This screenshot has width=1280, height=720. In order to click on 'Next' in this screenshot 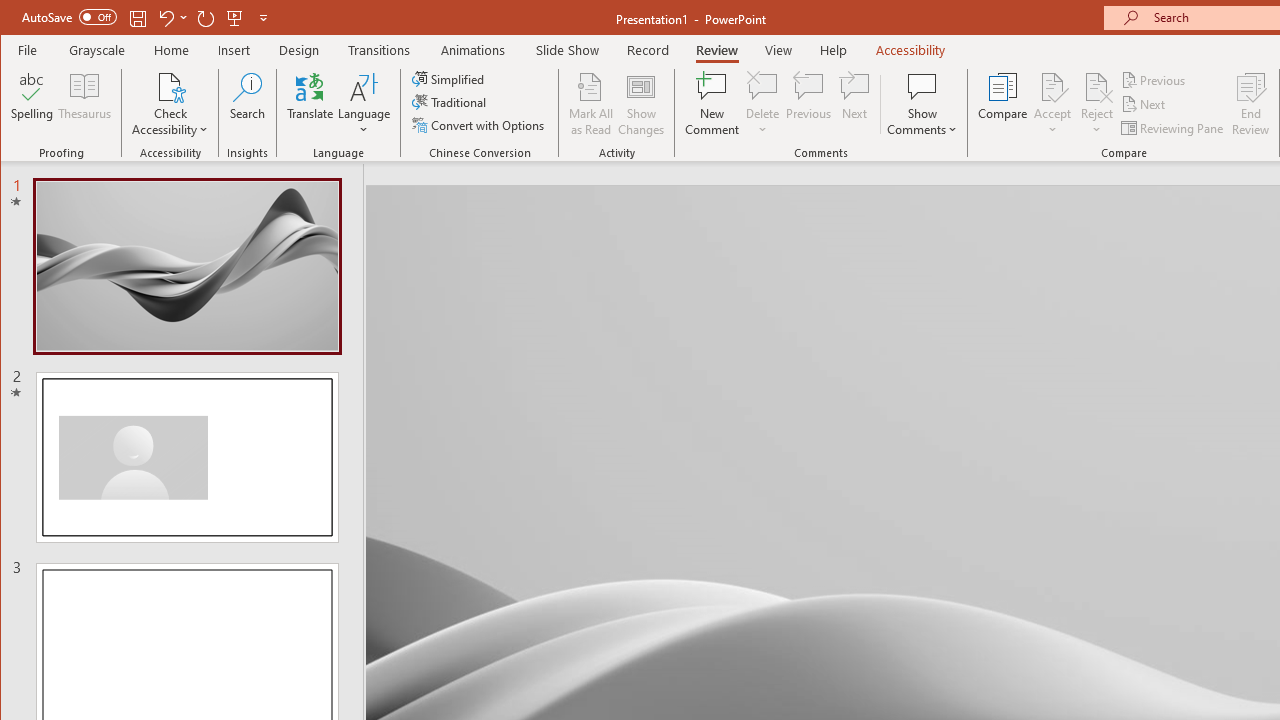, I will do `click(1144, 104)`.